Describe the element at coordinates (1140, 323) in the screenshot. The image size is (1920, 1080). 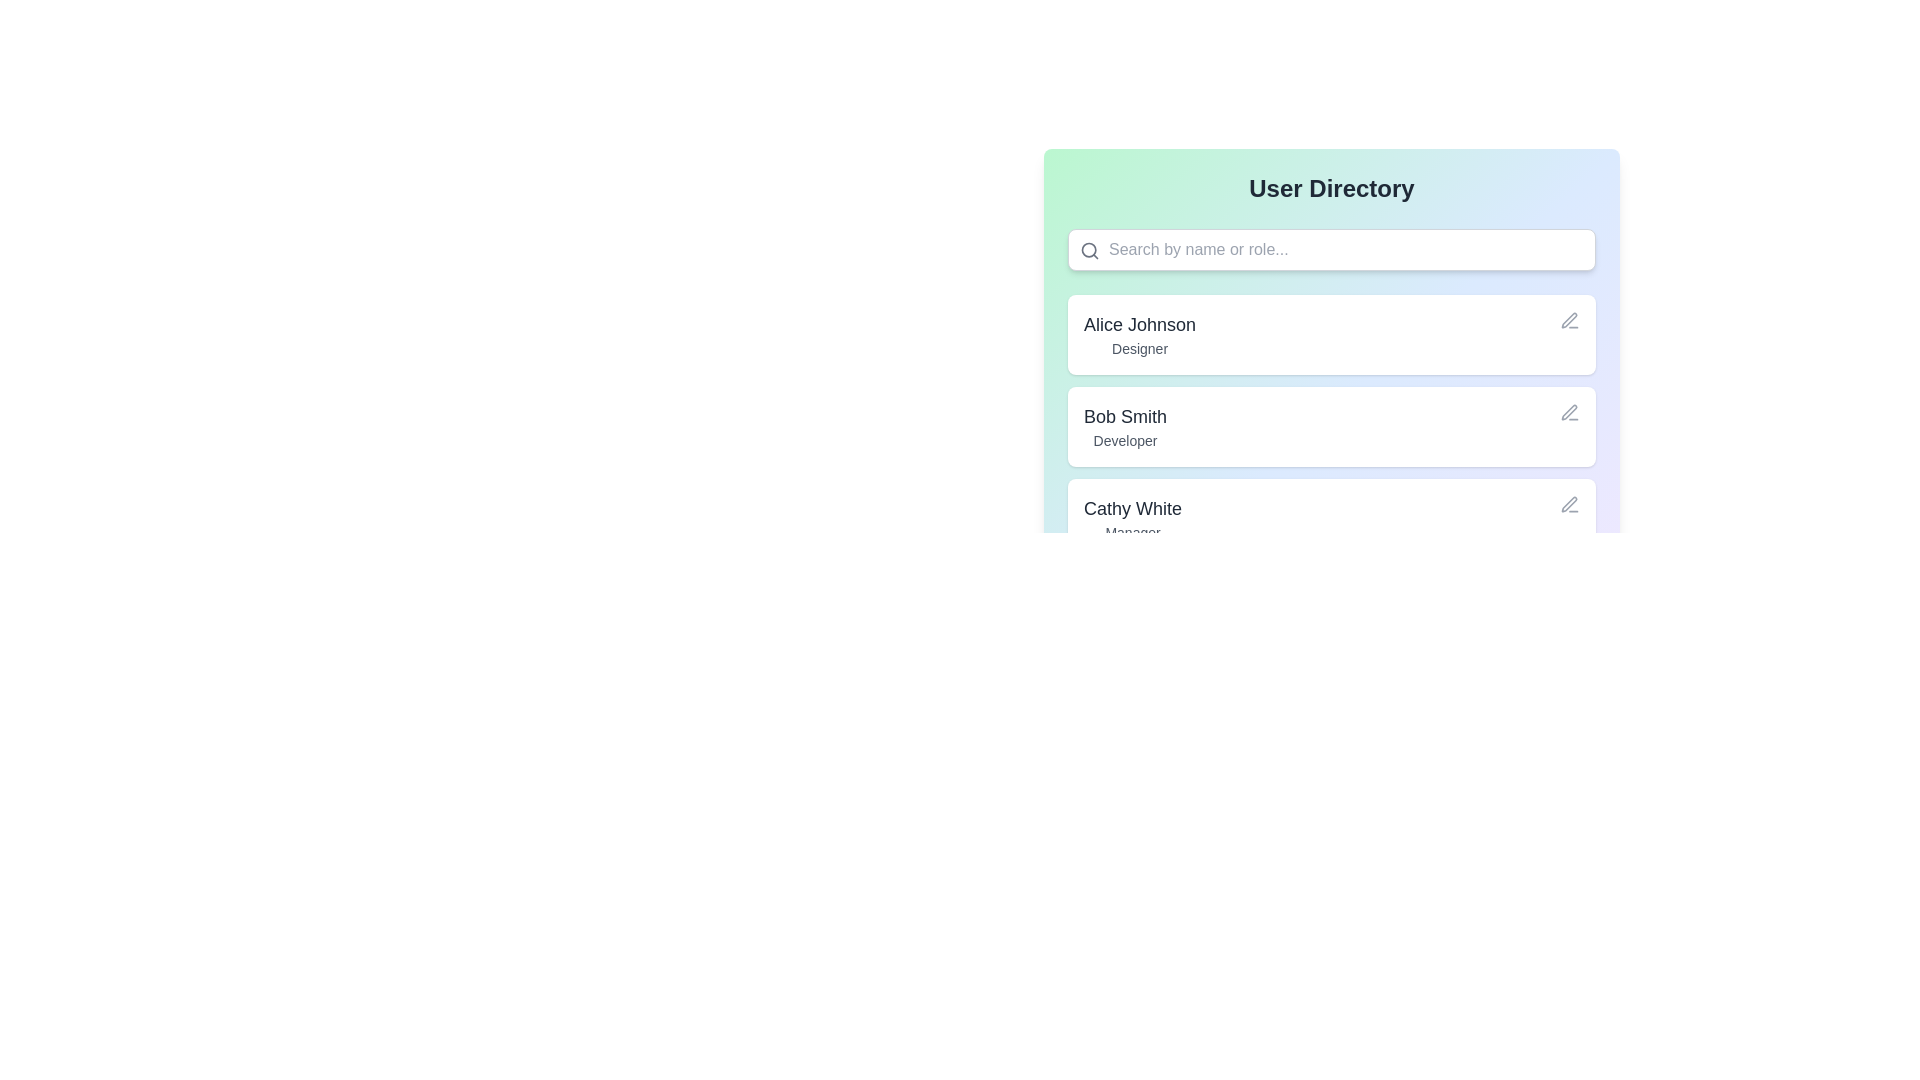
I see `the text label displaying 'Alice Johnson' in the user directory interface, located at the top-left section adjacent to 'Designer'` at that location.